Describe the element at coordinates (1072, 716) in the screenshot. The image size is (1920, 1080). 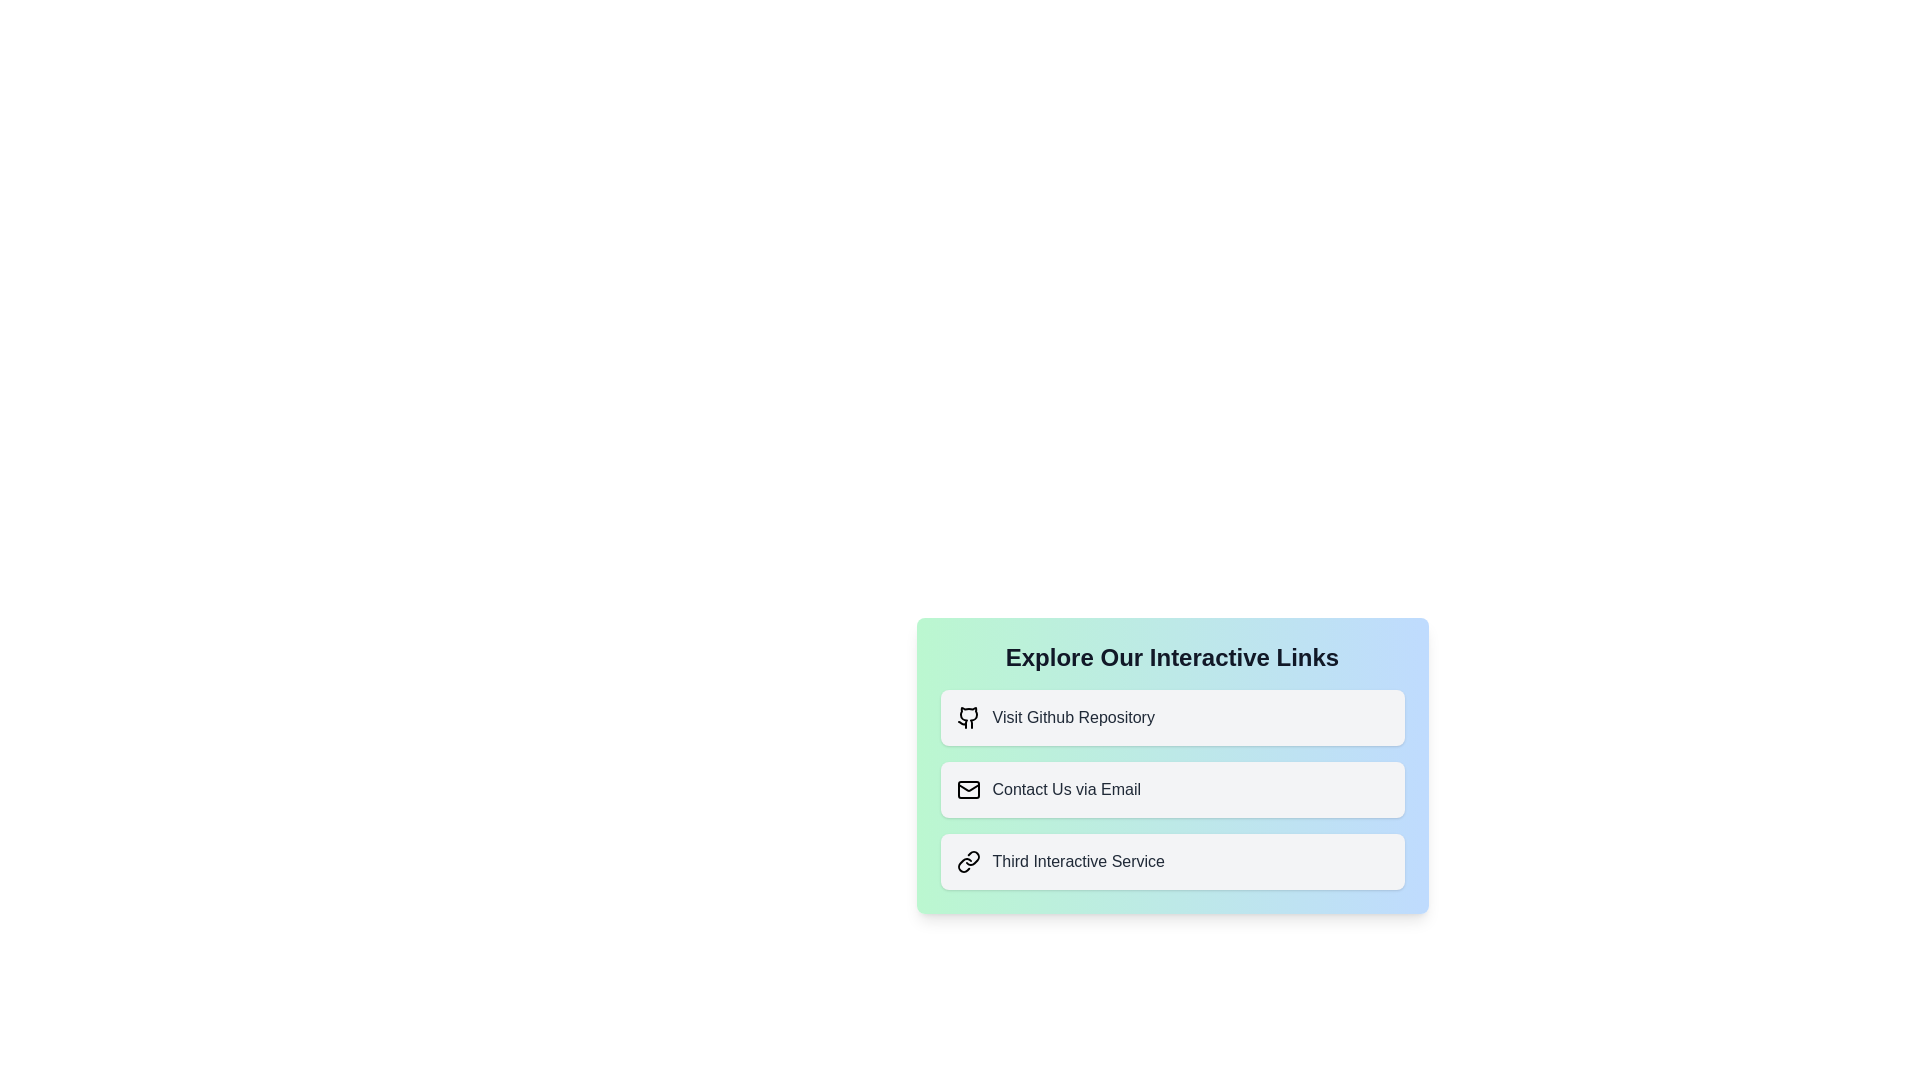
I see `the text label stating 'Visit Github Repository' which is styled in medium-weight dark gray font and is centrally located in the first interactive link of the 'Explore Our Interactive Links' section` at that location.